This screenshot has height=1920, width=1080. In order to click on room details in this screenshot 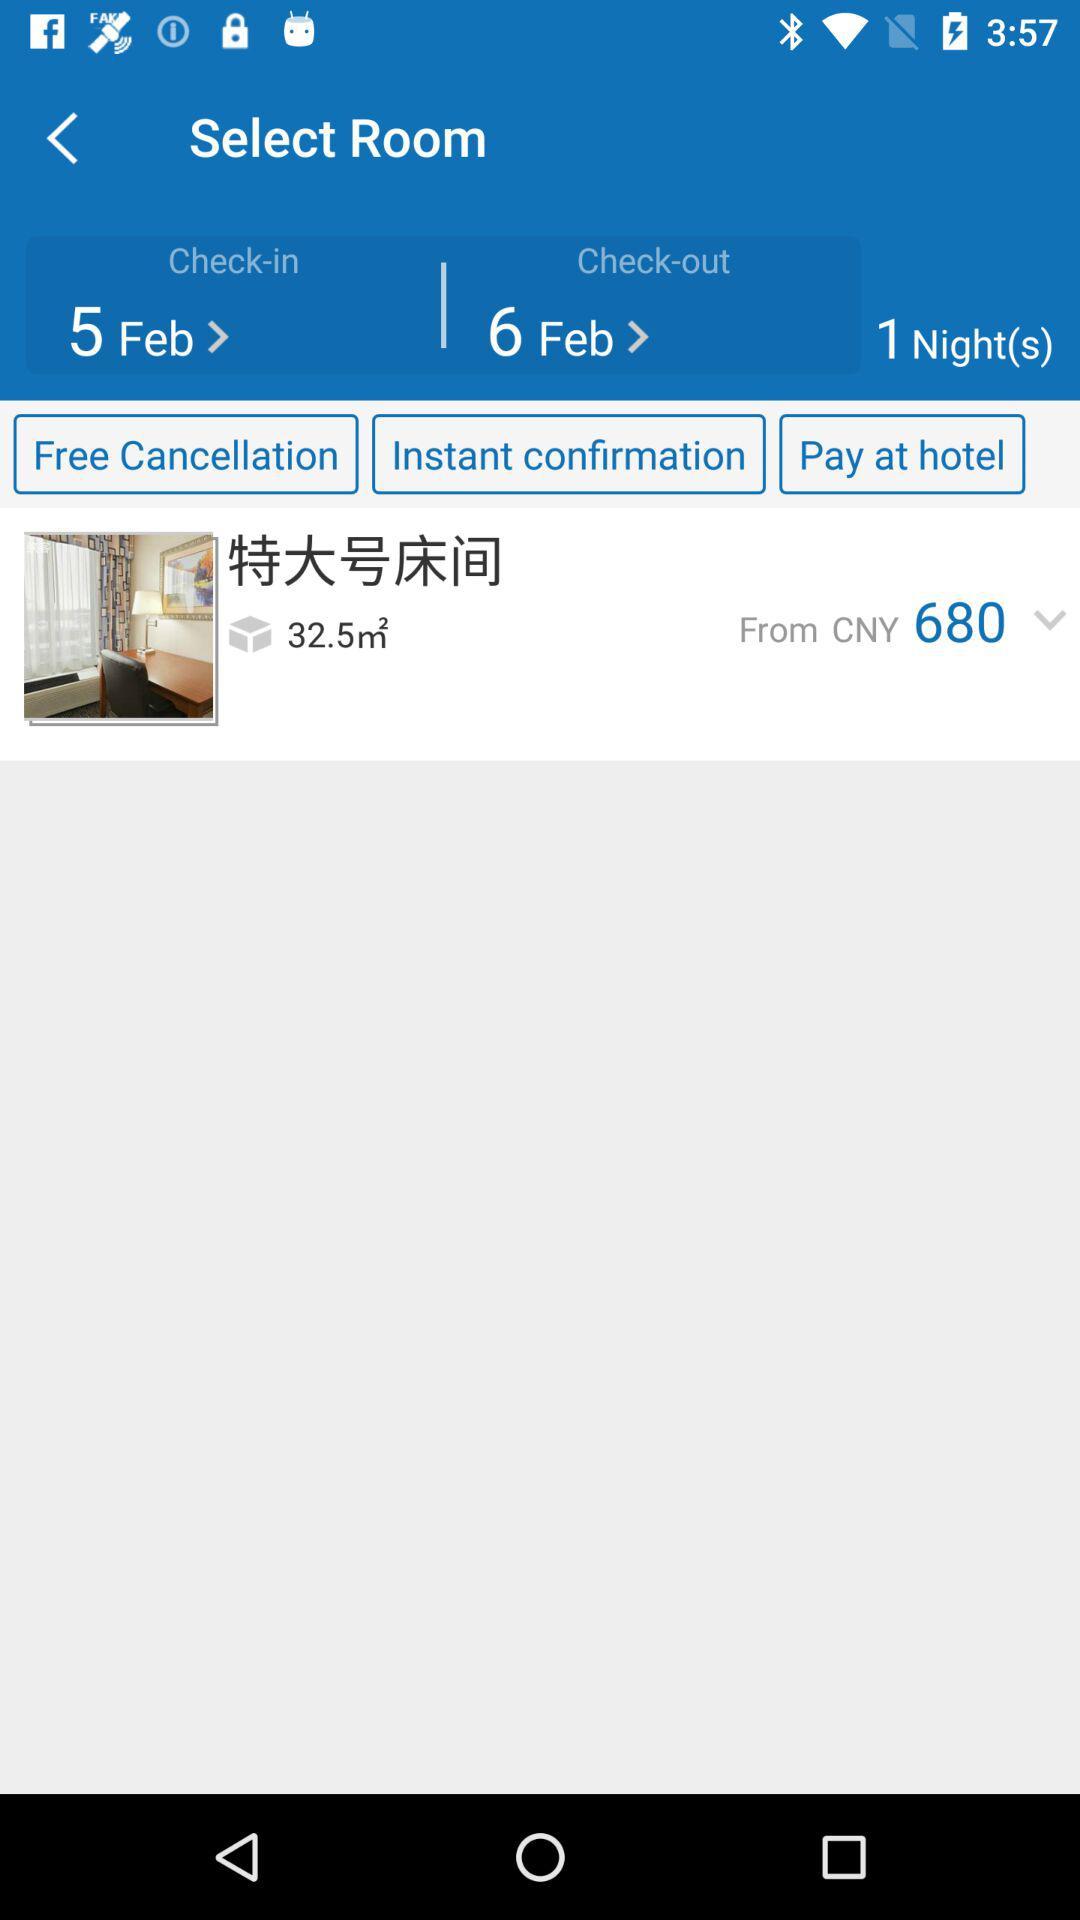, I will do `click(118, 625)`.